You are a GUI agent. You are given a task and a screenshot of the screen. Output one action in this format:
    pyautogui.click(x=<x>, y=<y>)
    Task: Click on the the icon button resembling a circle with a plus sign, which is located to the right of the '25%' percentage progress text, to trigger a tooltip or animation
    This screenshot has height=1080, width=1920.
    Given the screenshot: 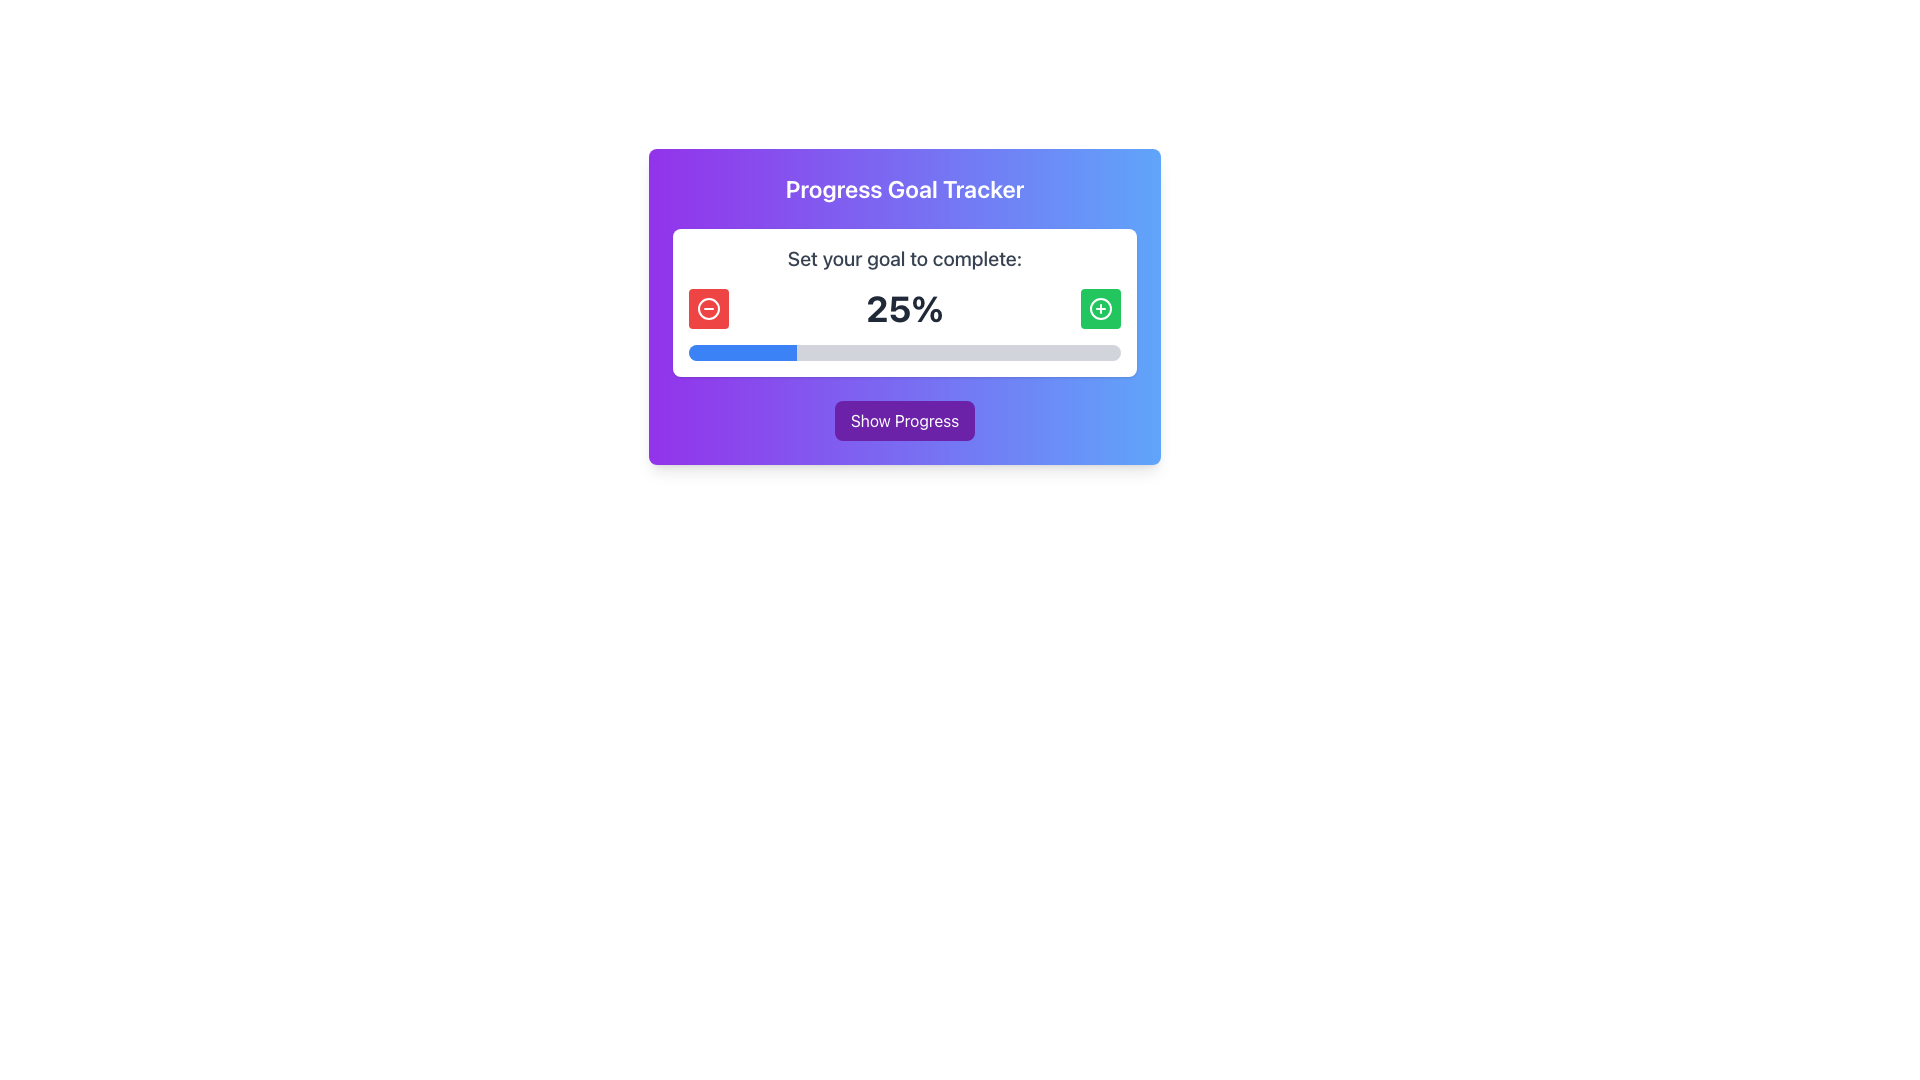 What is the action you would take?
    pyautogui.click(x=1099, y=308)
    